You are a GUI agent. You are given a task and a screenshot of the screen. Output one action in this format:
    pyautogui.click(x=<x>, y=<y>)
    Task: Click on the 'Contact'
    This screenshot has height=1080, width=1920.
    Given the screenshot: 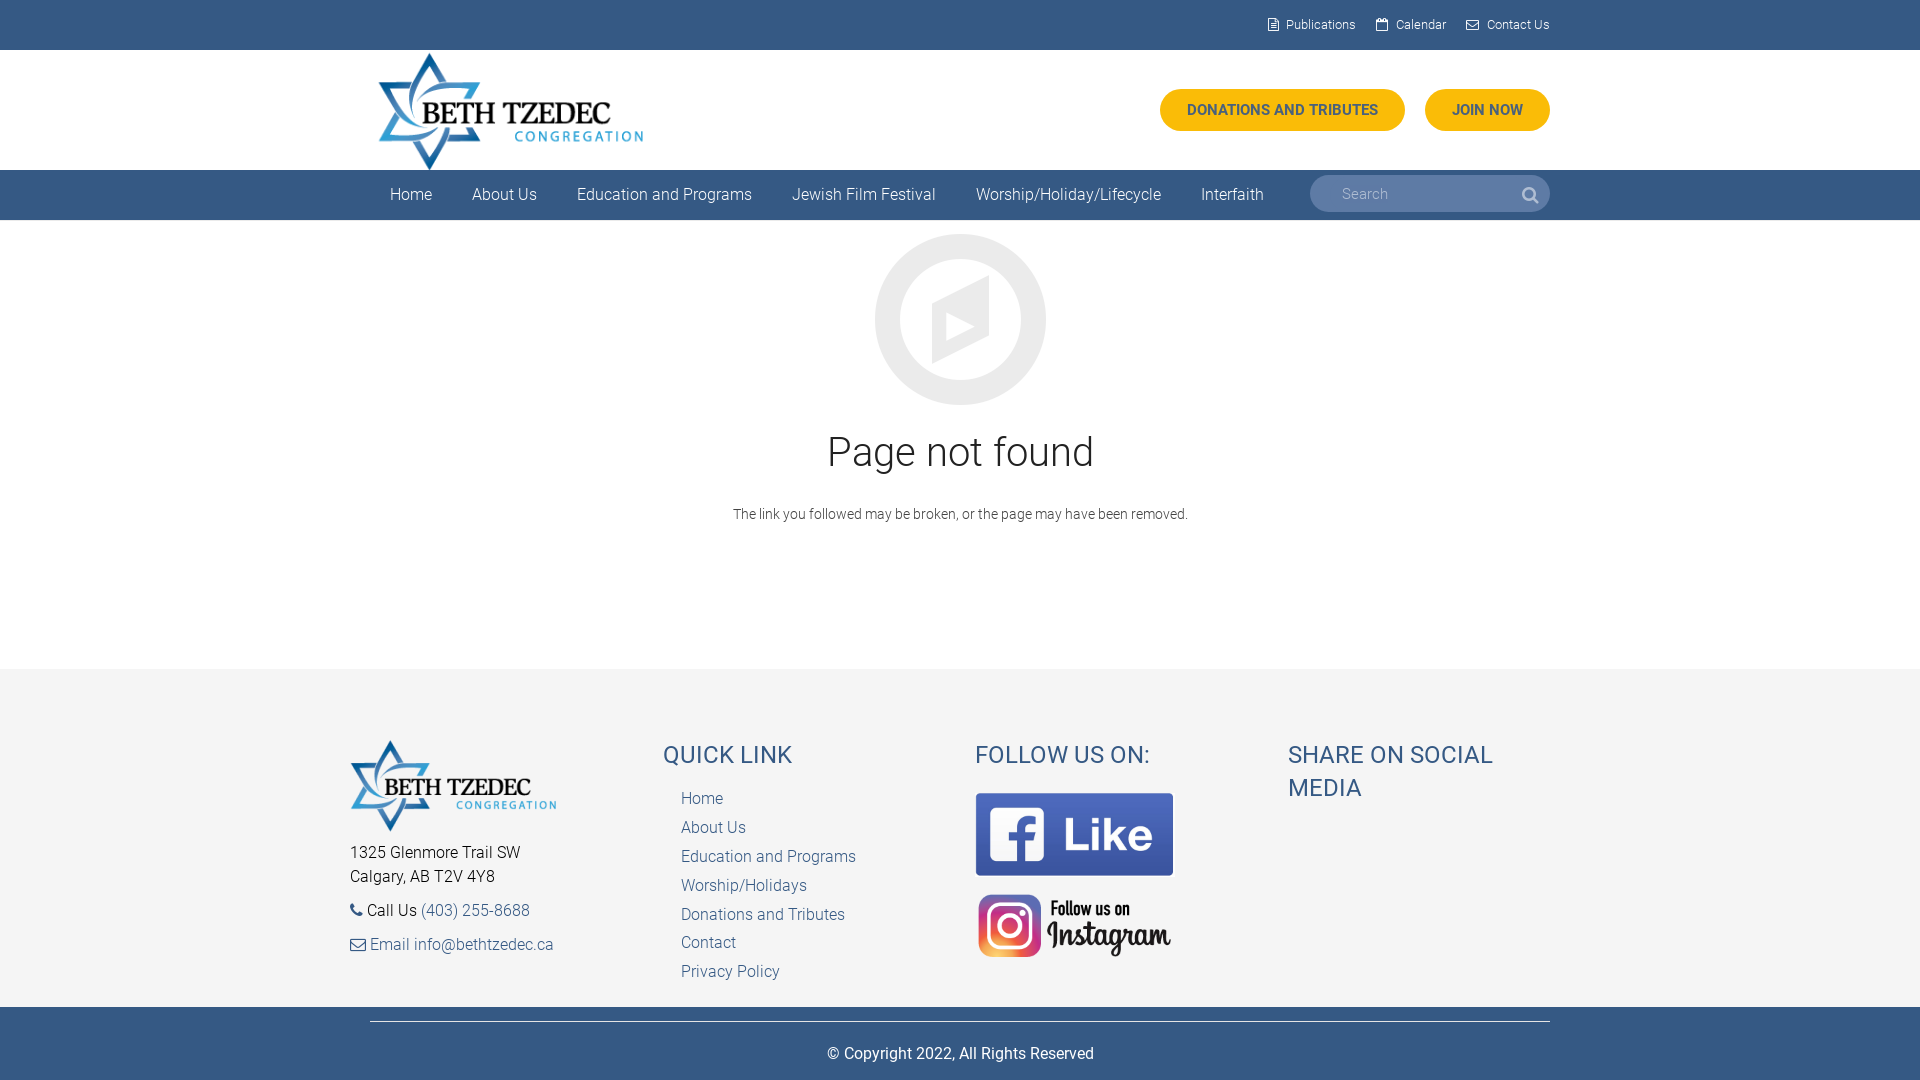 What is the action you would take?
    pyautogui.click(x=707, y=942)
    